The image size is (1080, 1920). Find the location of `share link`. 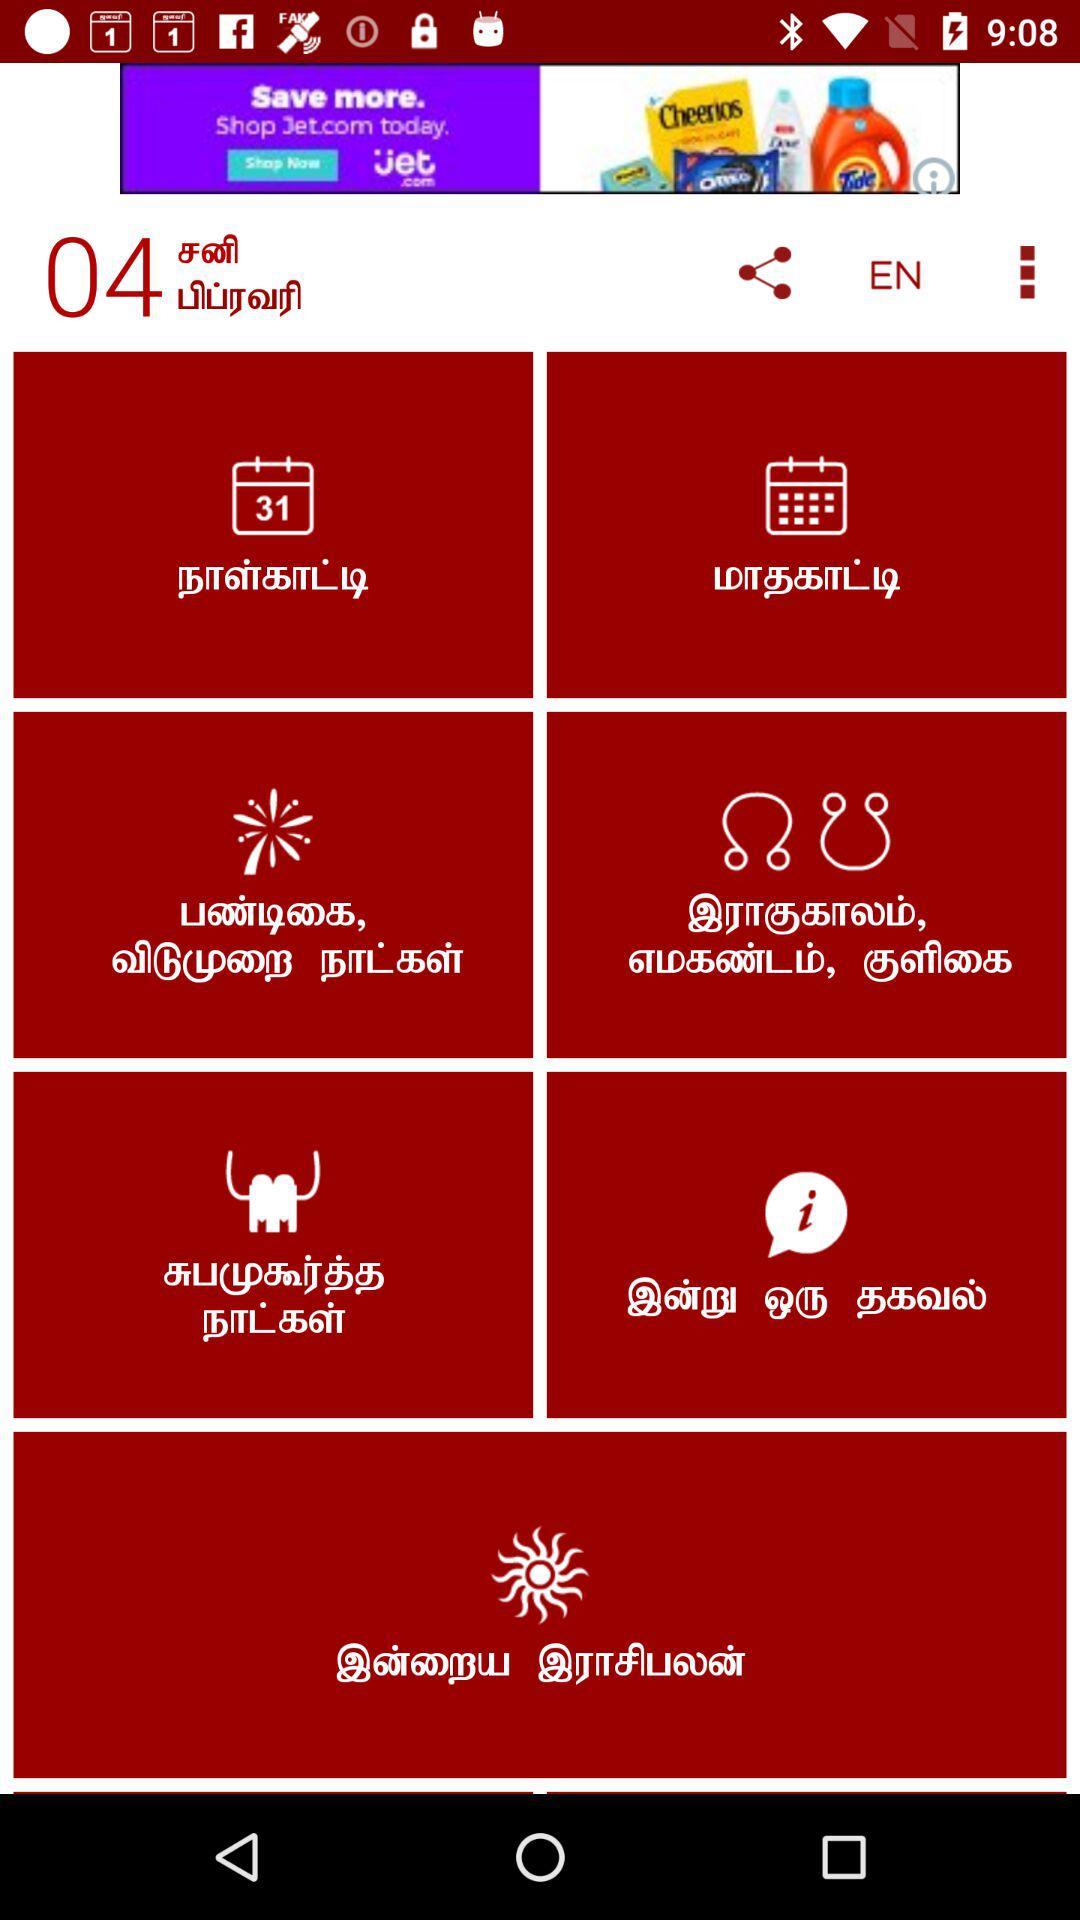

share link is located at coordinates (764, 272).